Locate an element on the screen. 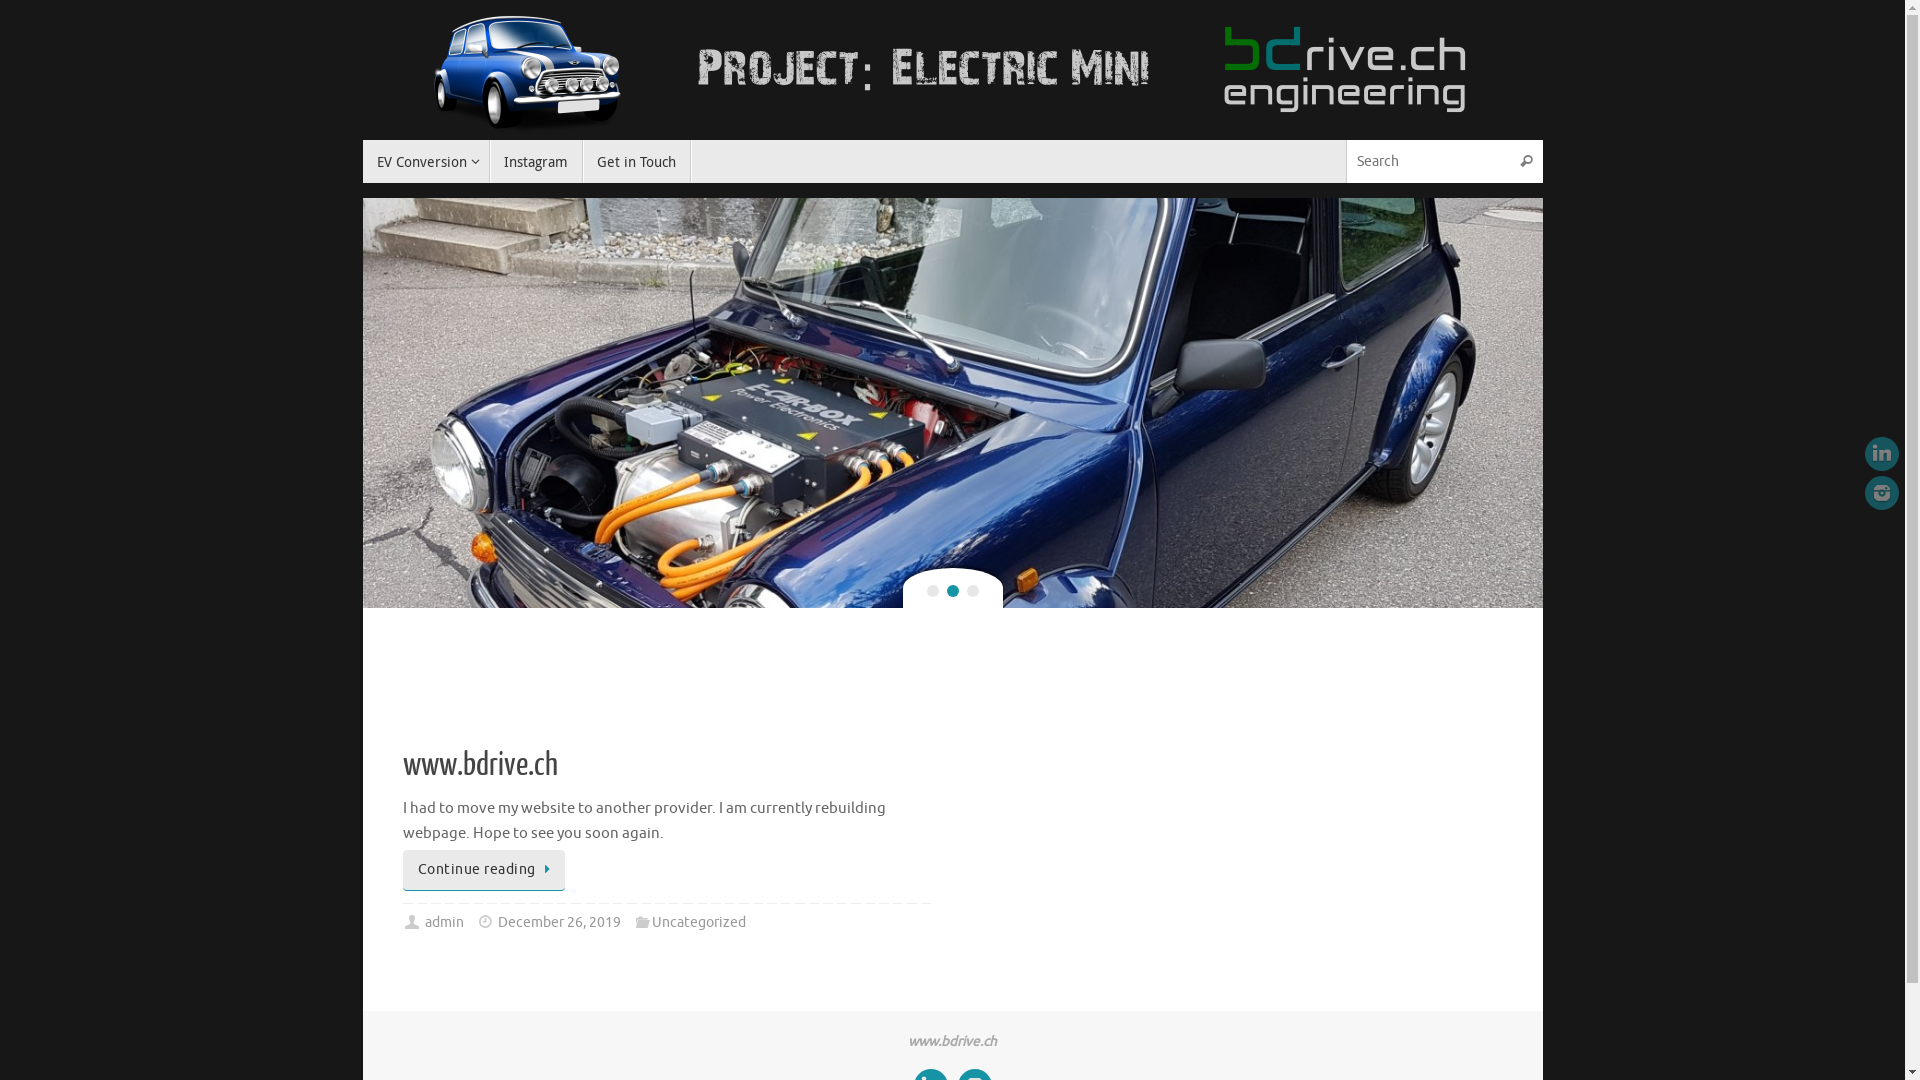 Image resolution: width=1920 pixels, height=1080 pixels. 'Continue reading' is located at coordinates (483, 869).